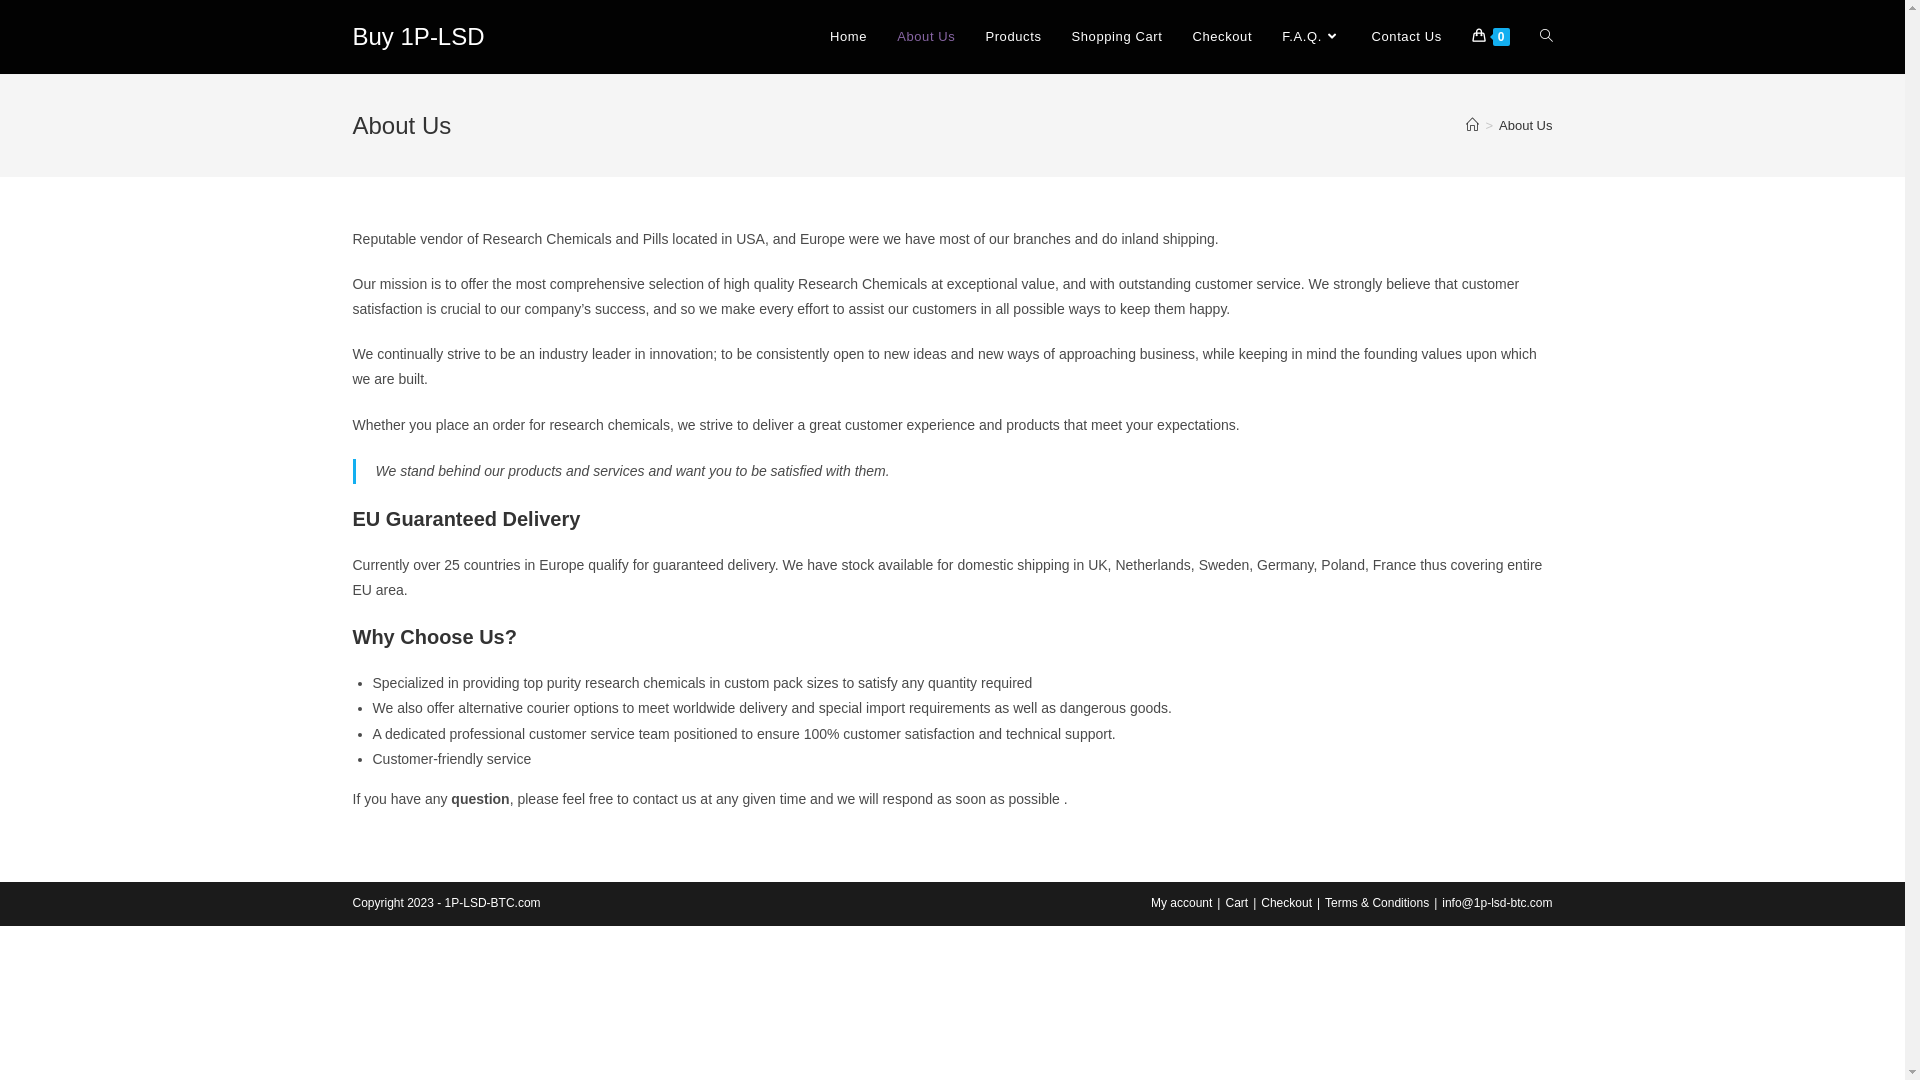 Image resolution: width=1920 pixels, height=1080 pixels. What do you see at coordinates (1311, 37) in the screenshot?
I see `'F.A.Q.'` at bounding box center [1311, 37].